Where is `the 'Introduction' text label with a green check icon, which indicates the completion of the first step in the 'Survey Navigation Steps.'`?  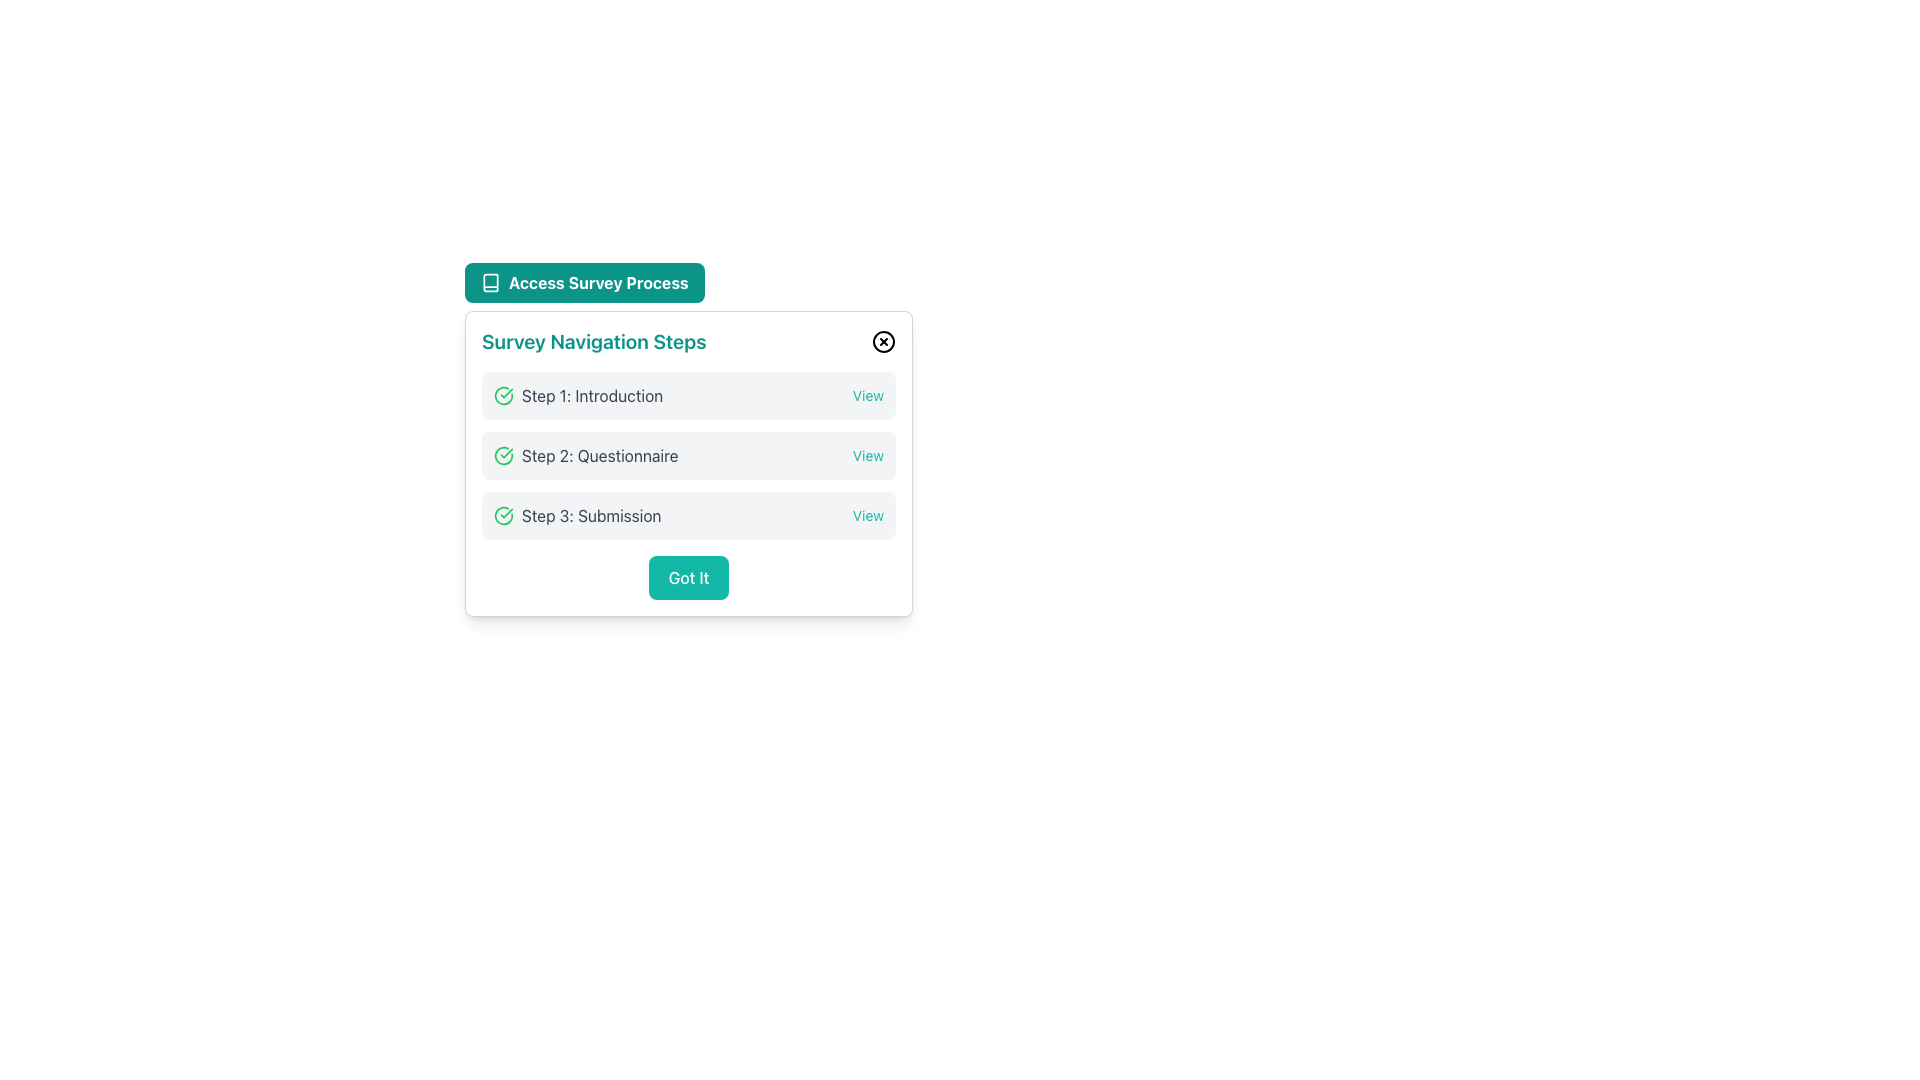
the 'Introduction' text label with a green check icon, which indicates the completion of the first step in the 'Survey Navigation Steps.' is located at coordinates (577, 396).